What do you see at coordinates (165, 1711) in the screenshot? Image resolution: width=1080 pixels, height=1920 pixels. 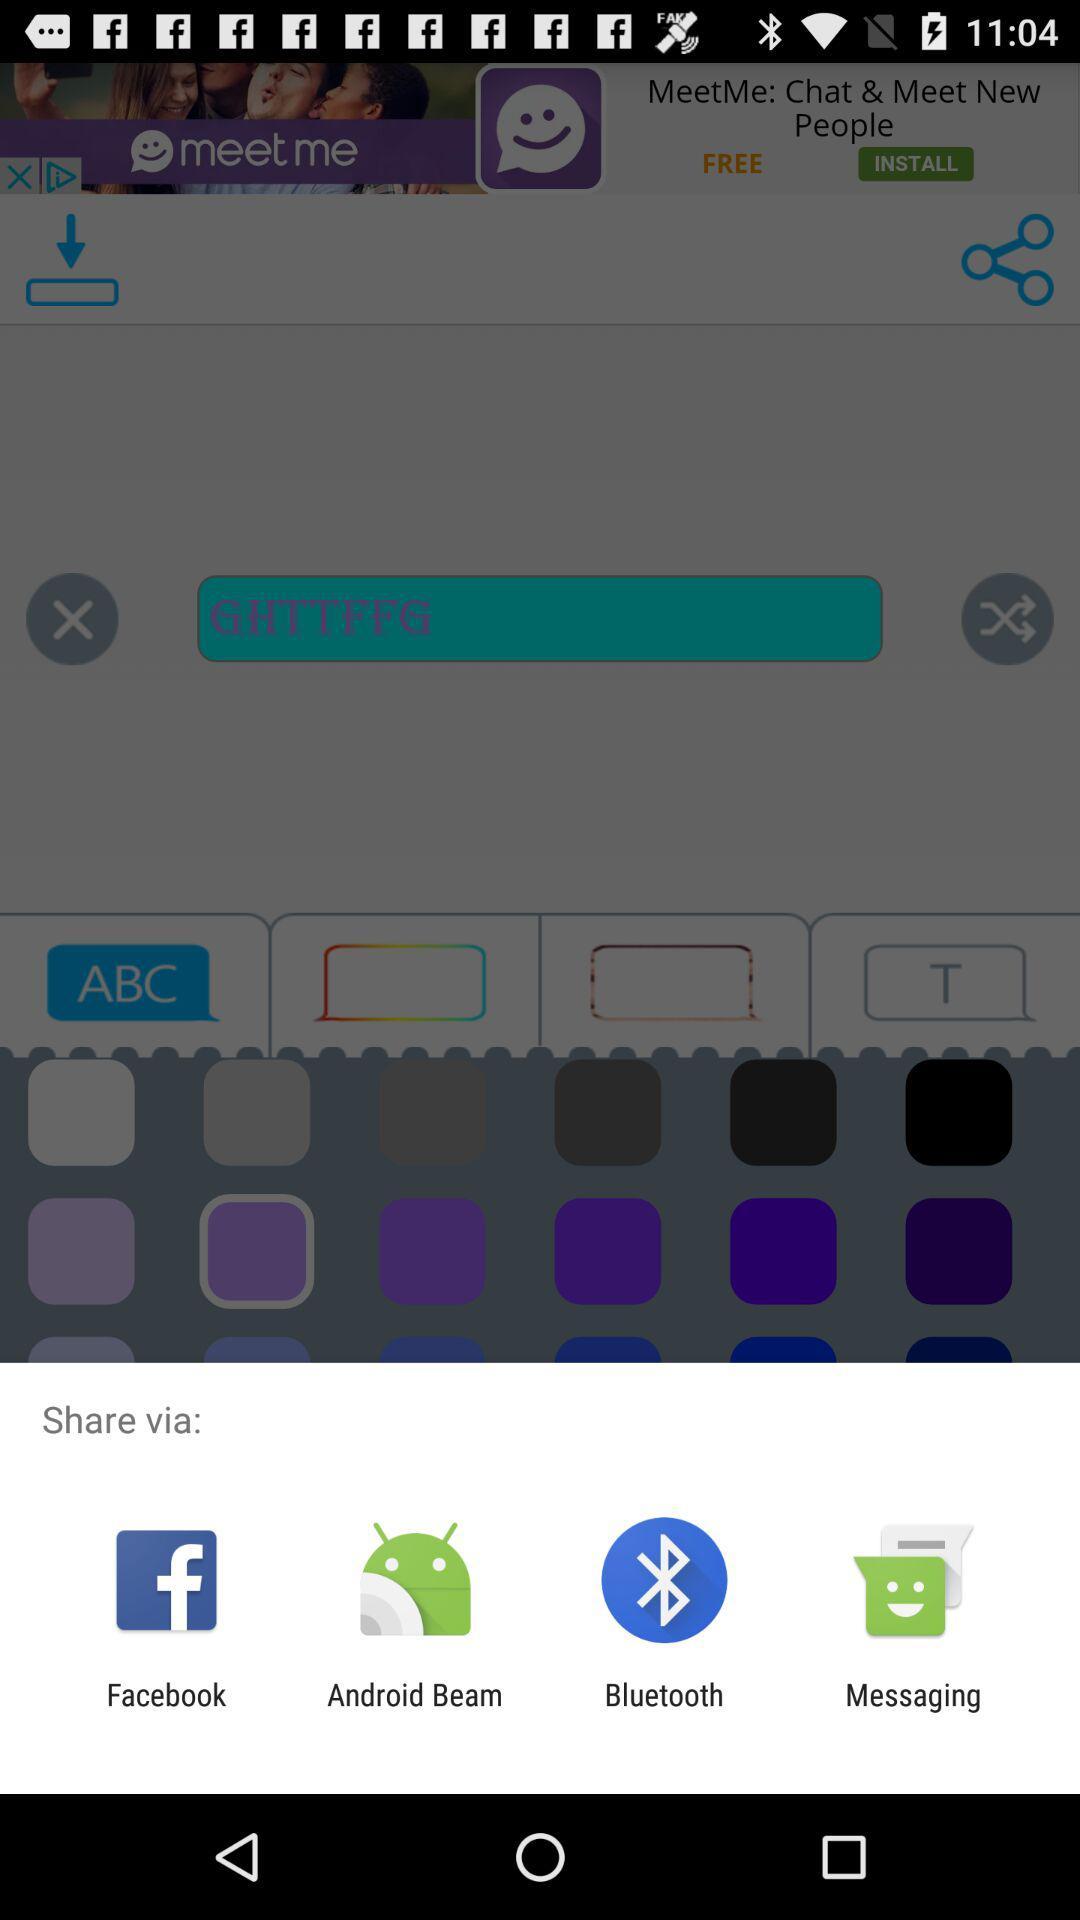 I see `the facebook app` at bounding box center [165, 1711].